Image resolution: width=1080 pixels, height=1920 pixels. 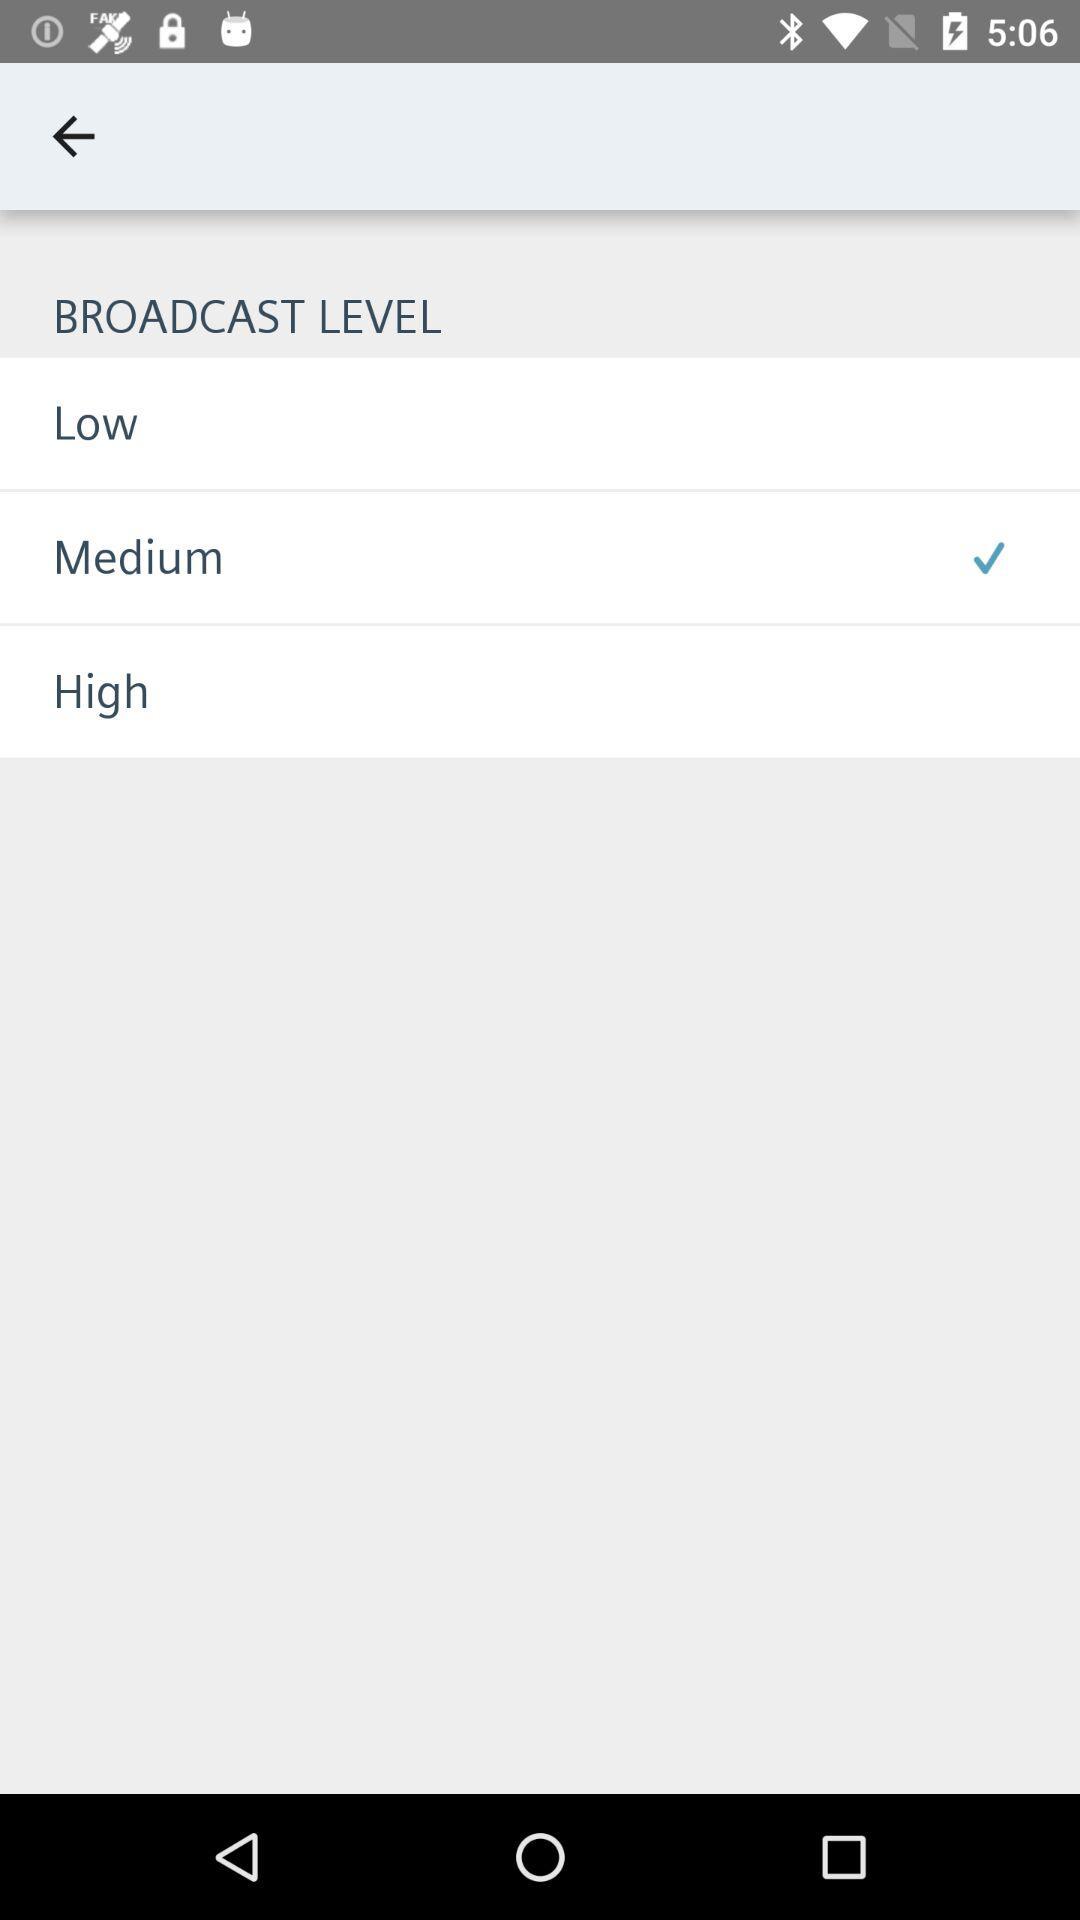 I want to click on icon above the high icon, so click(x=112, y=557).